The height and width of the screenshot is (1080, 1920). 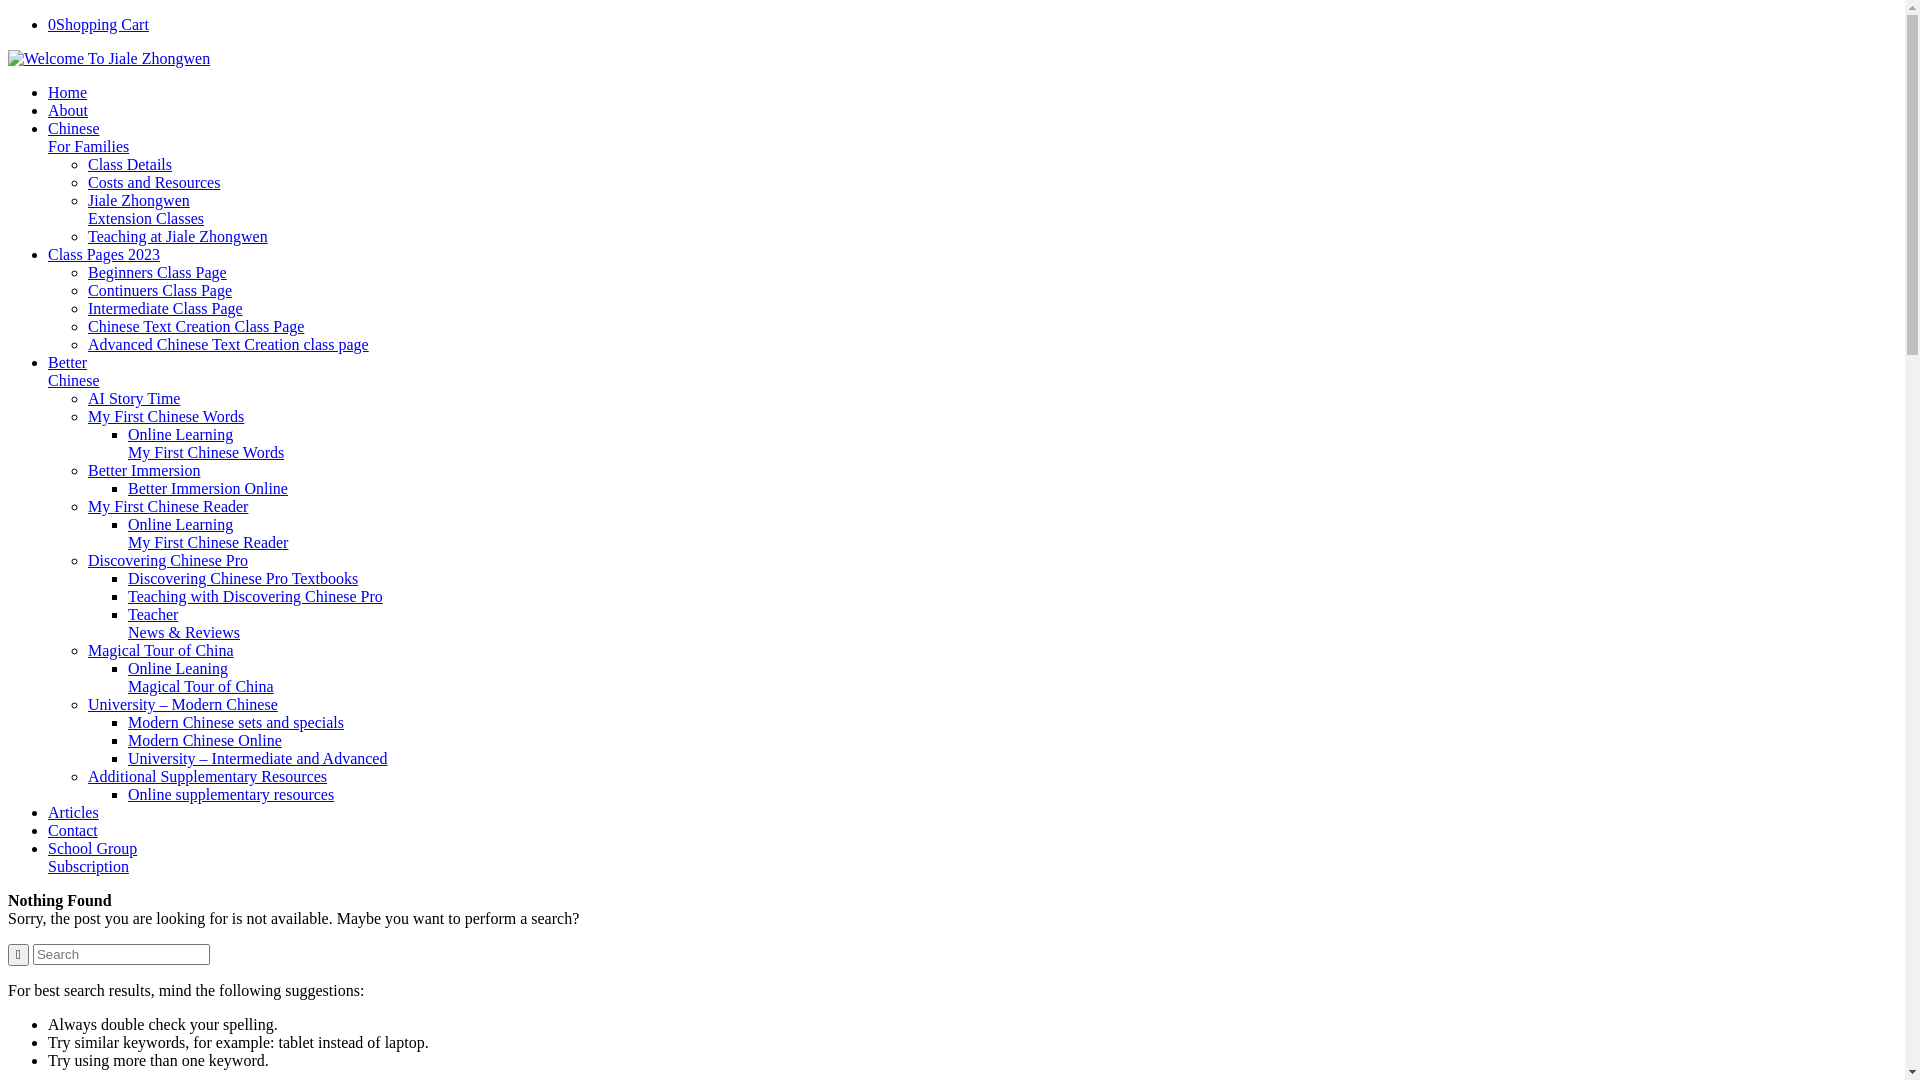 I want to click on 'Online Leaning, so click(x=127, y=676).